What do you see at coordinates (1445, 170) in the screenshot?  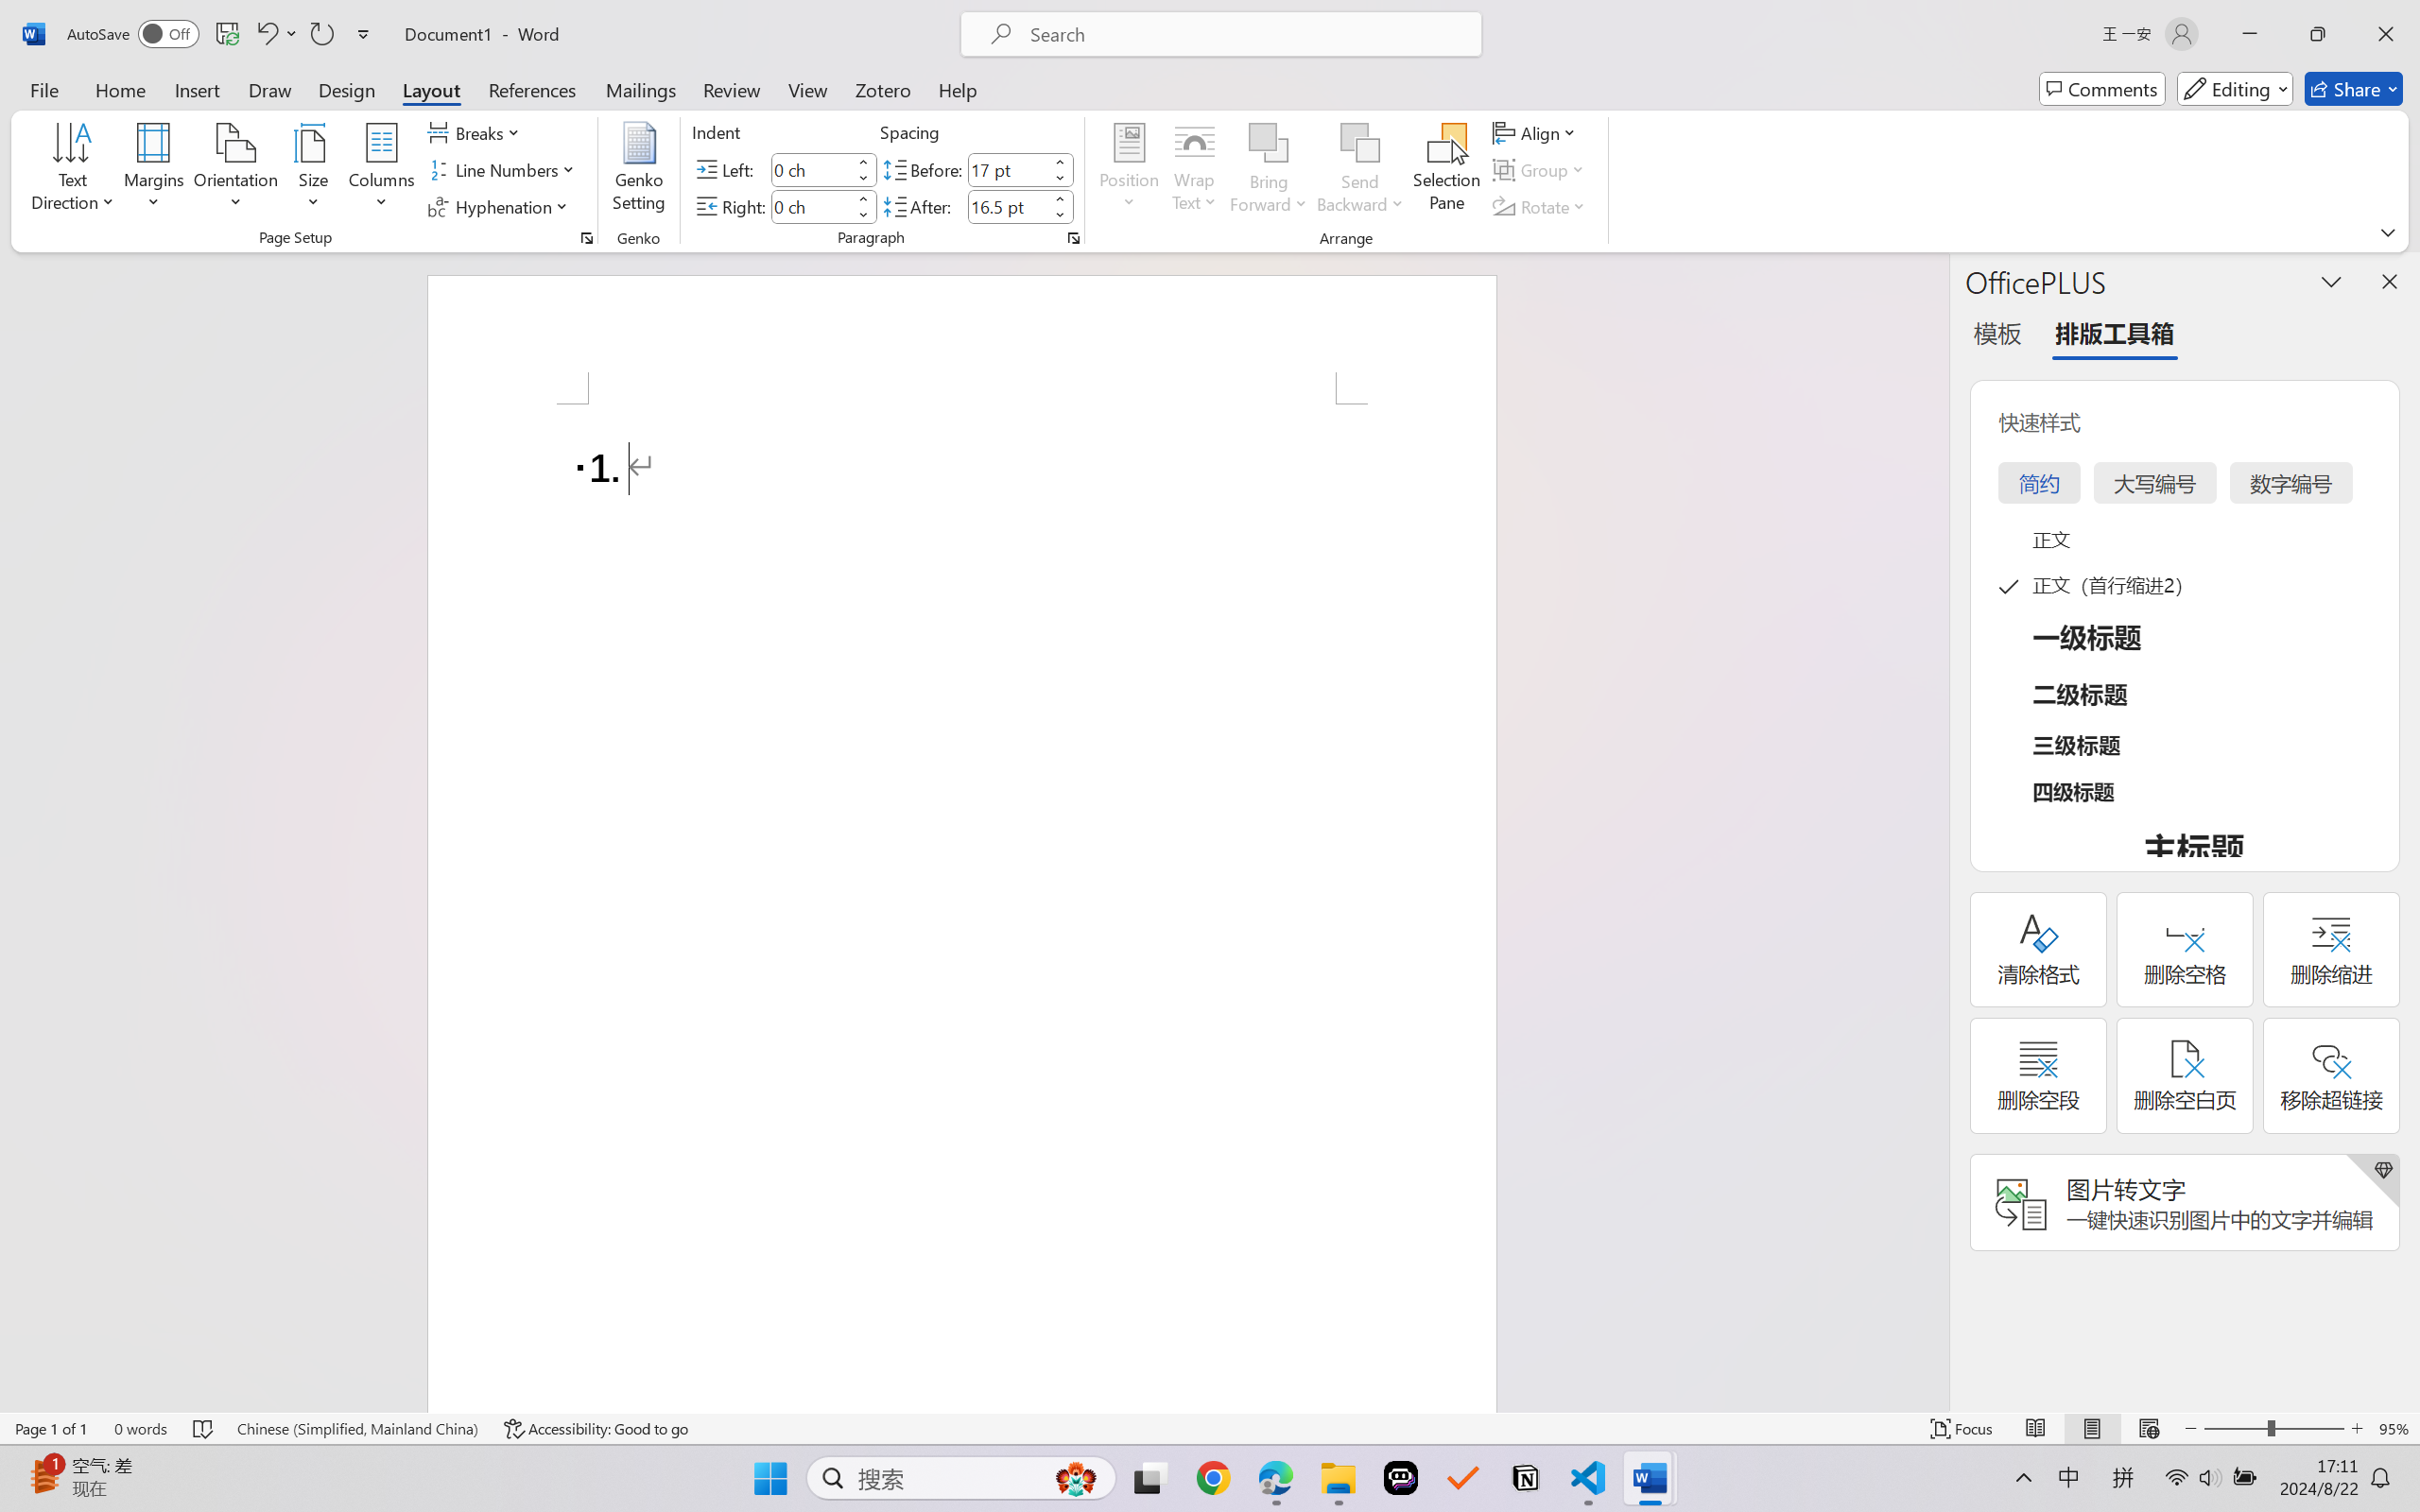 I see `'Selection Pane...'` at bounding box center [1445, 170].